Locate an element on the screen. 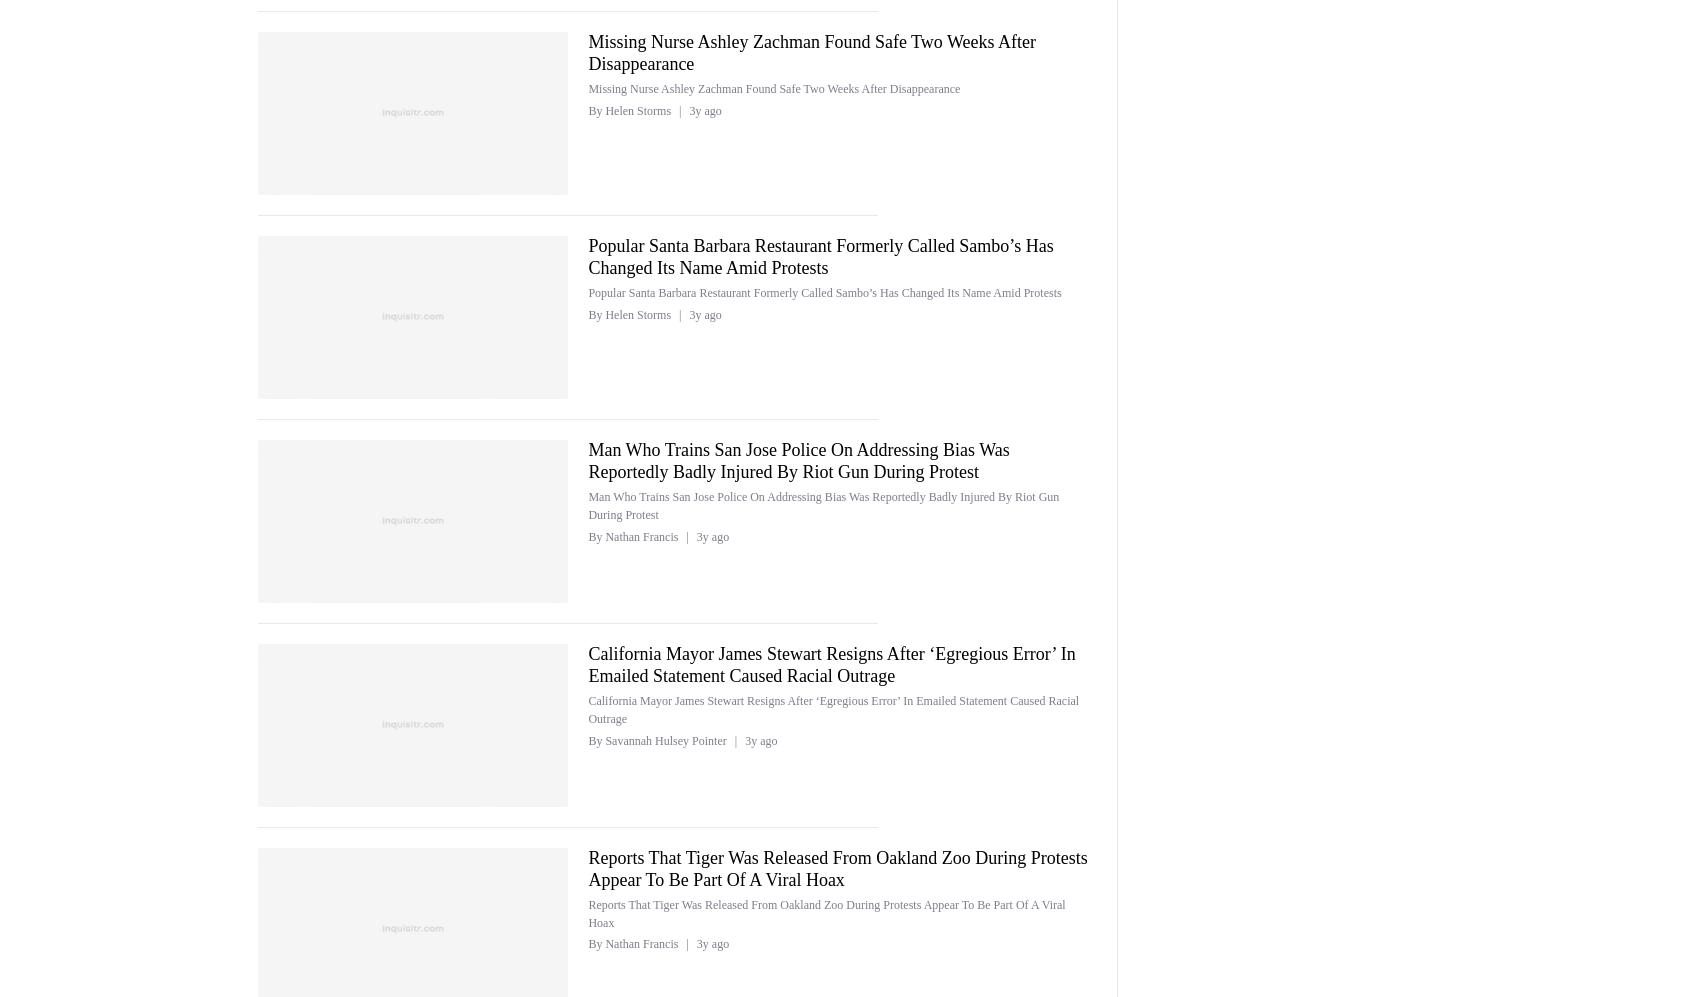 Image resolution: width=1695 pixels, height=997 pixels. 'By Savannah Hulsey Pointer' is located at coordinates (587, 739).